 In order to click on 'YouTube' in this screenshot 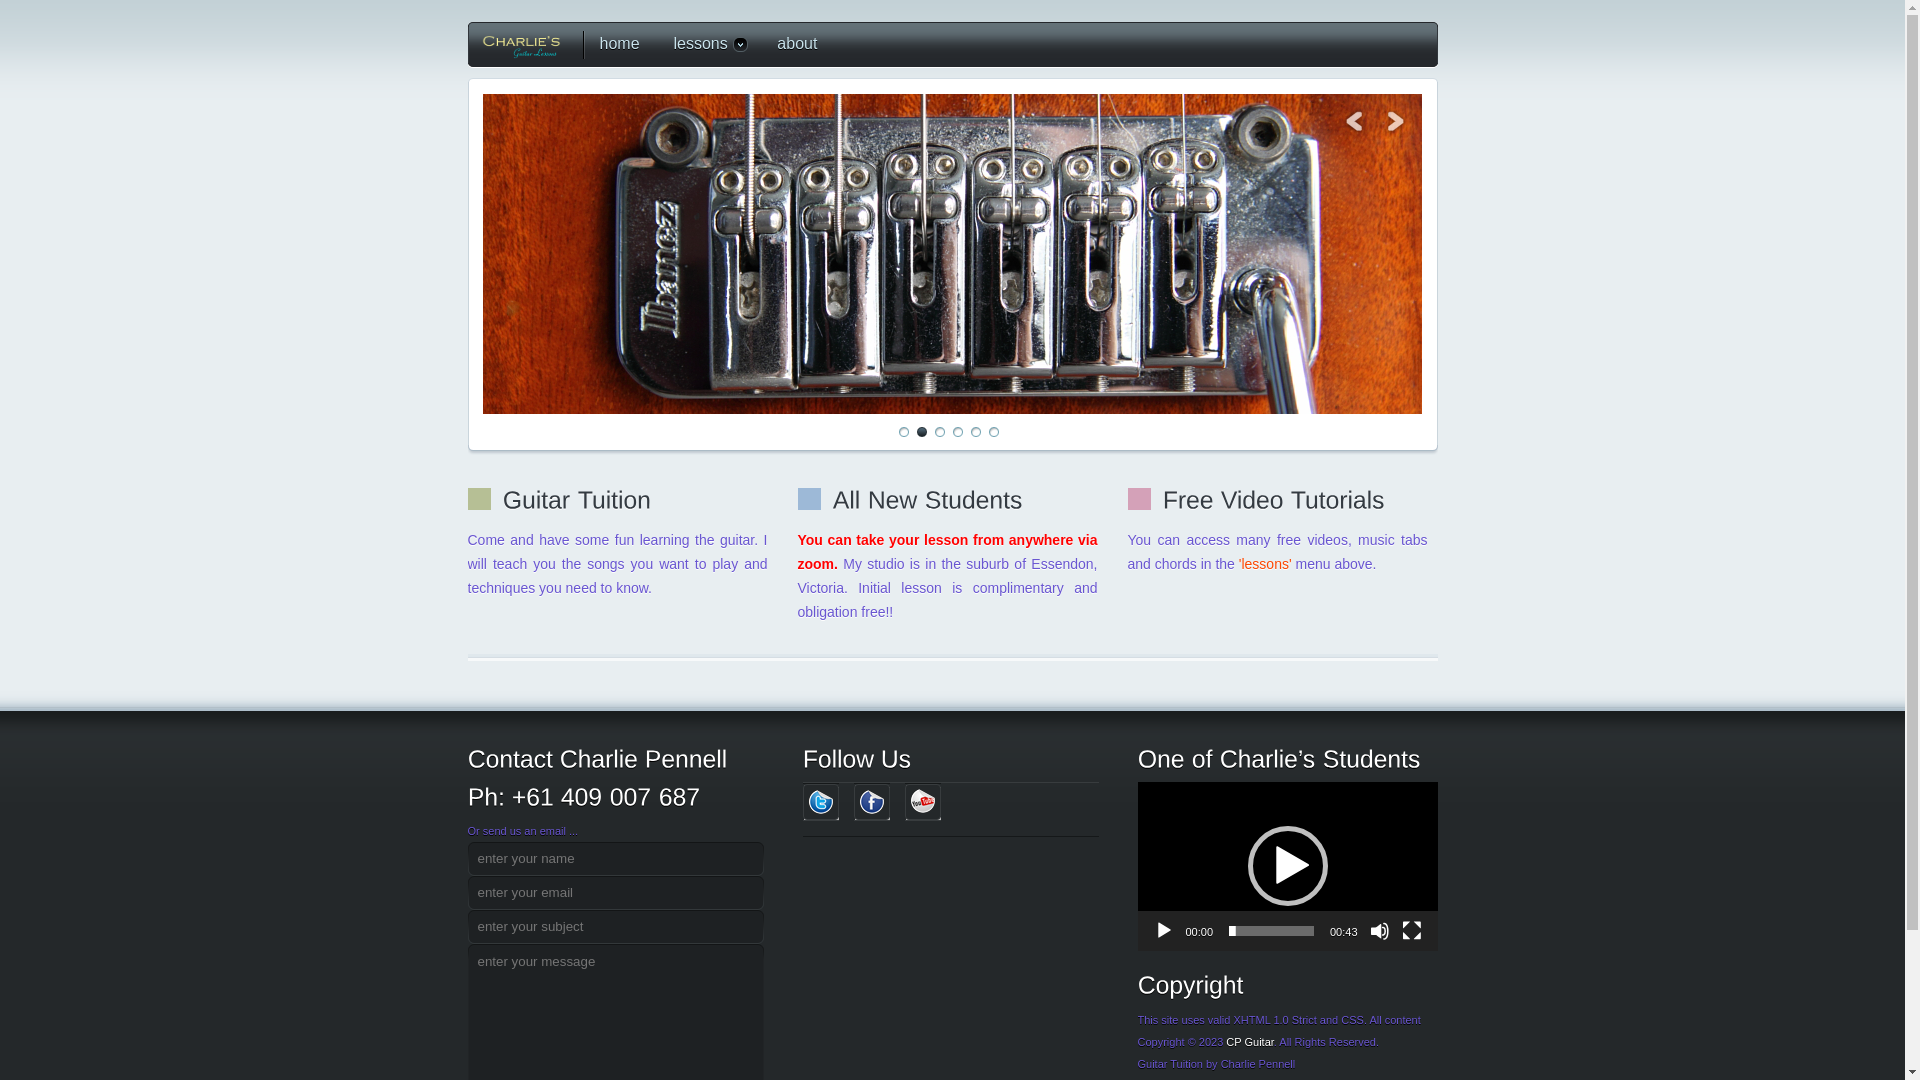, I will do `click(920, 801)`.